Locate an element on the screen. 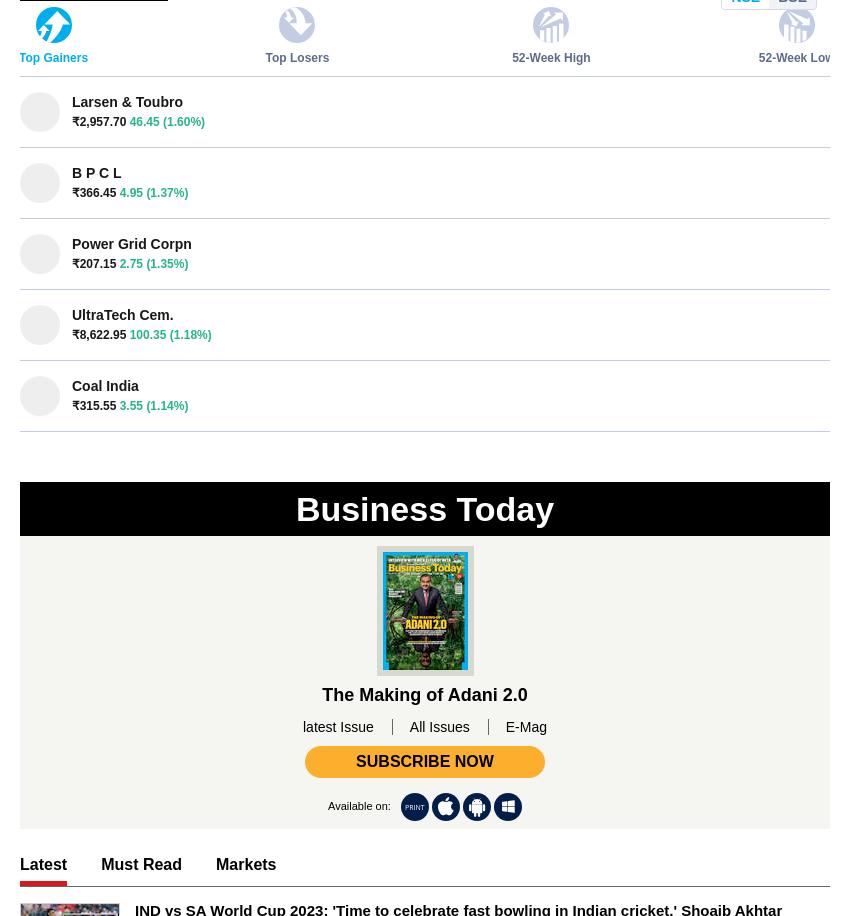 Image resolution: width=850 pixels, height=916 pixels. 'Business Today' is located at coordinates (424, 508).